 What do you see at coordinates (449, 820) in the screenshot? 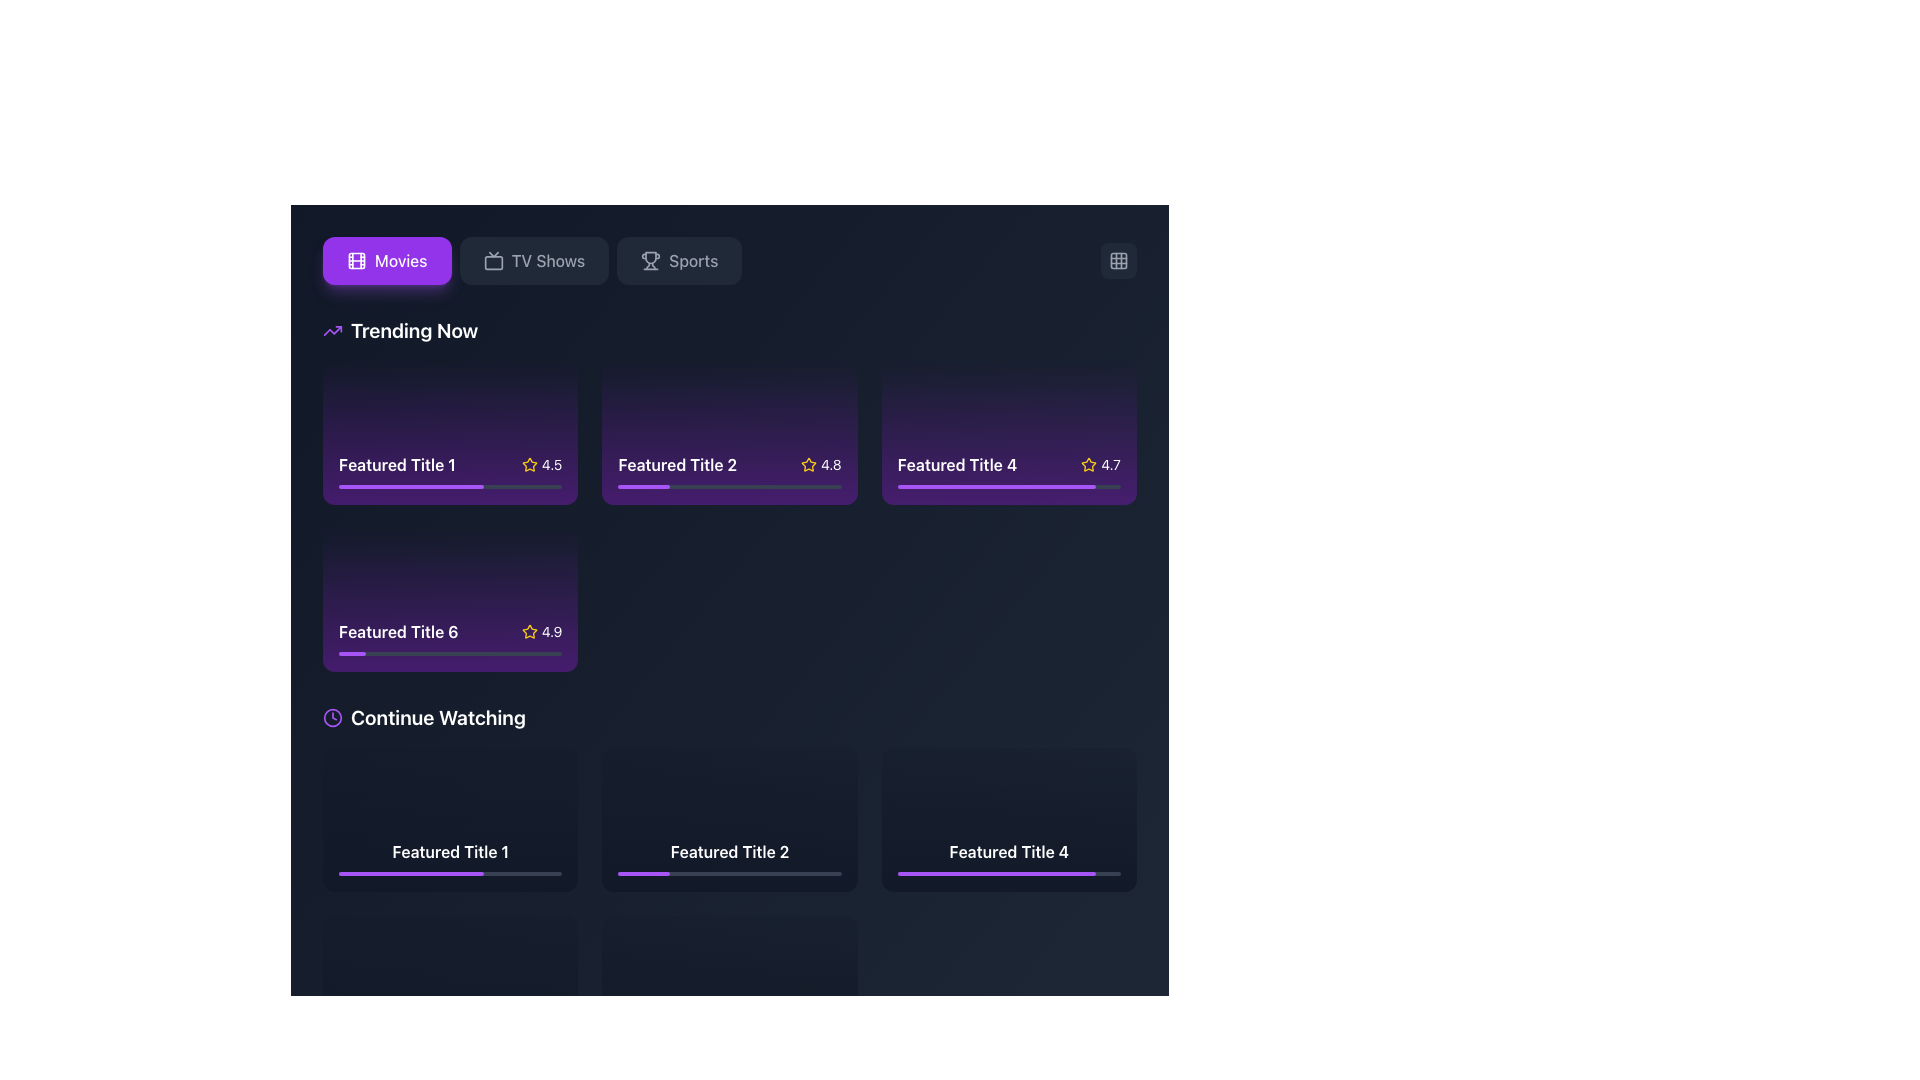
I see `the Content card located at the top-left corner of the second row` at bounding box center [449, 820].